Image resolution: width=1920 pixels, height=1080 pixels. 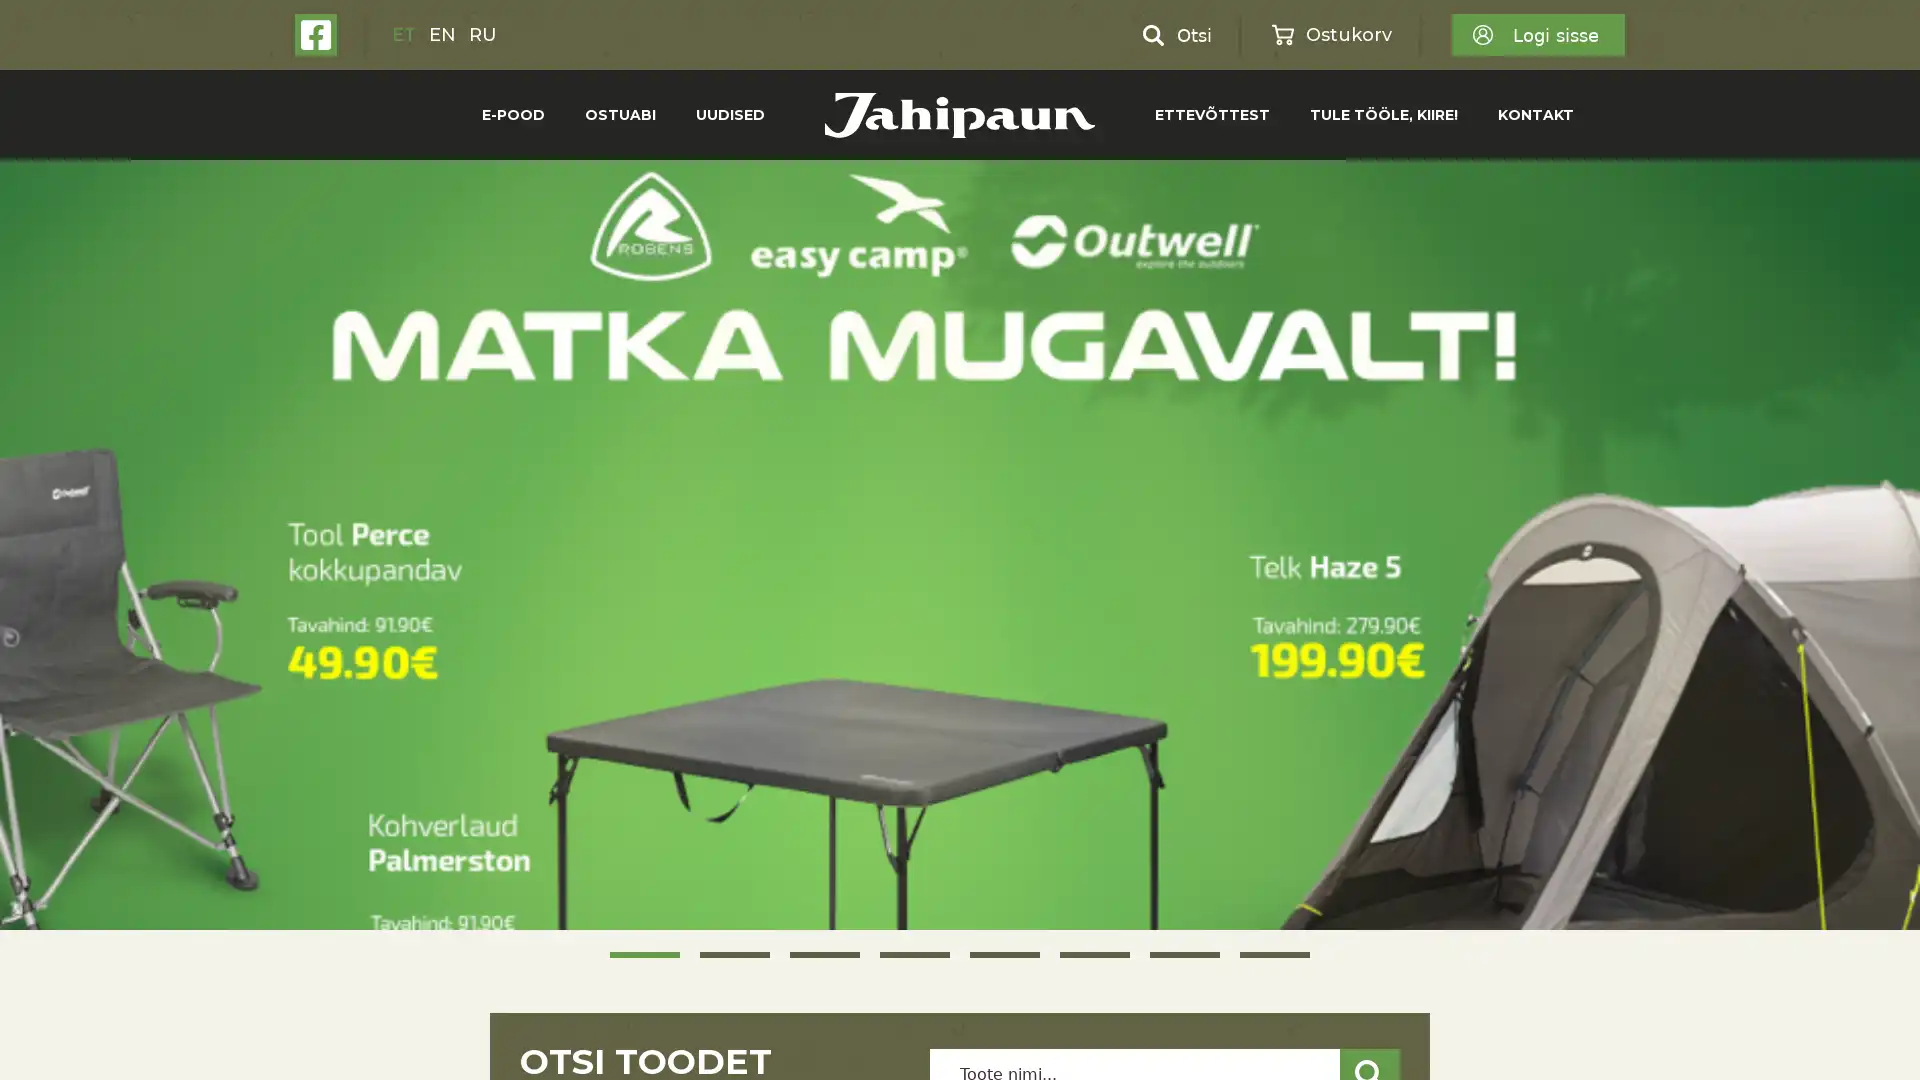 What do you see at coordinates (1537, 34) in the screenshot?
I see `Logi sisse` at bounding box center [1537, 34].